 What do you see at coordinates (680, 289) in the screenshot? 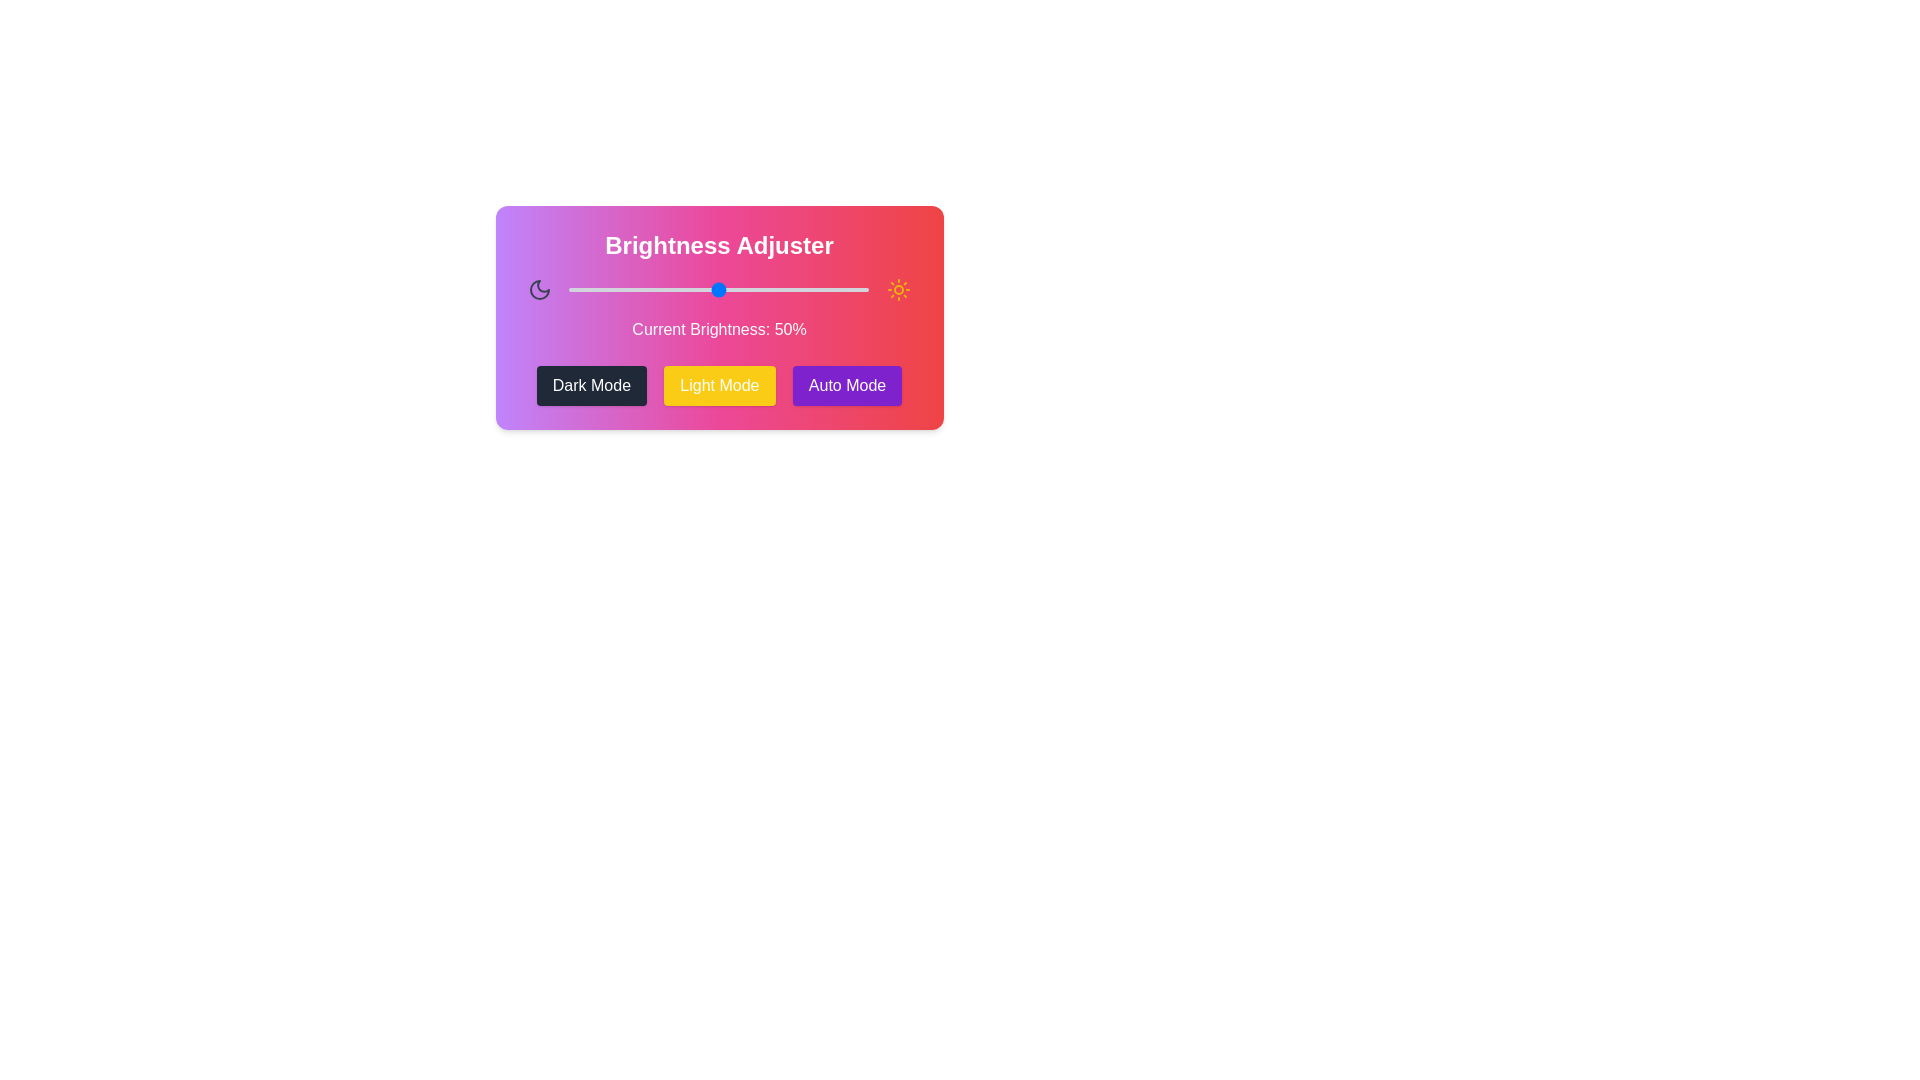
I see `the brightness to 37% by dragging the slider handle` at bounding box center [680, 289].